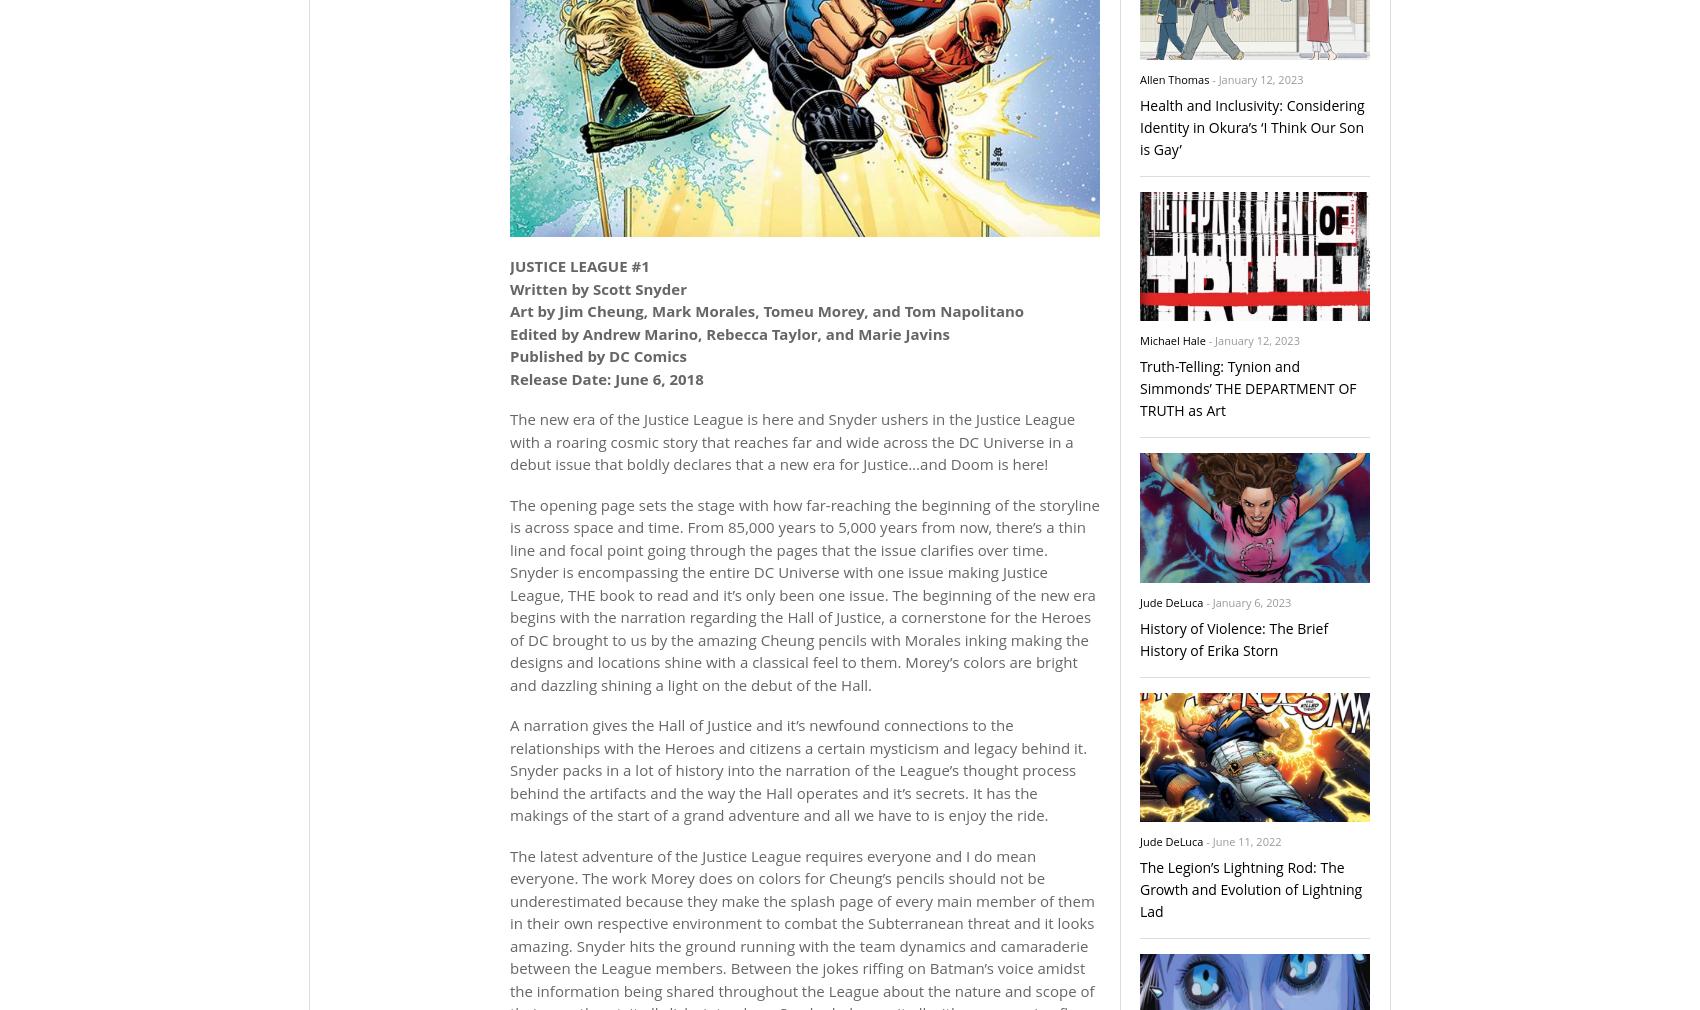 This screenshot has height=1010, width=1700. Describe the element at coordinates (1250, 888) in the screenshot. I see `'The Legion’s Lightning Rod: The Growth and Evolution of Lightning Lad'` at that location.